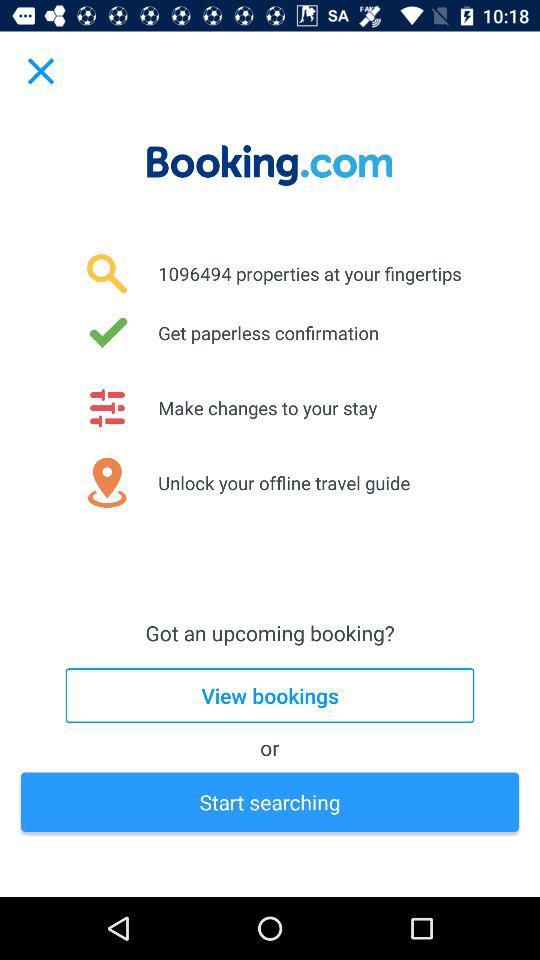  Describe the element at coordinates (270, 802) in the screenshot. I see `start searching item` at that location.